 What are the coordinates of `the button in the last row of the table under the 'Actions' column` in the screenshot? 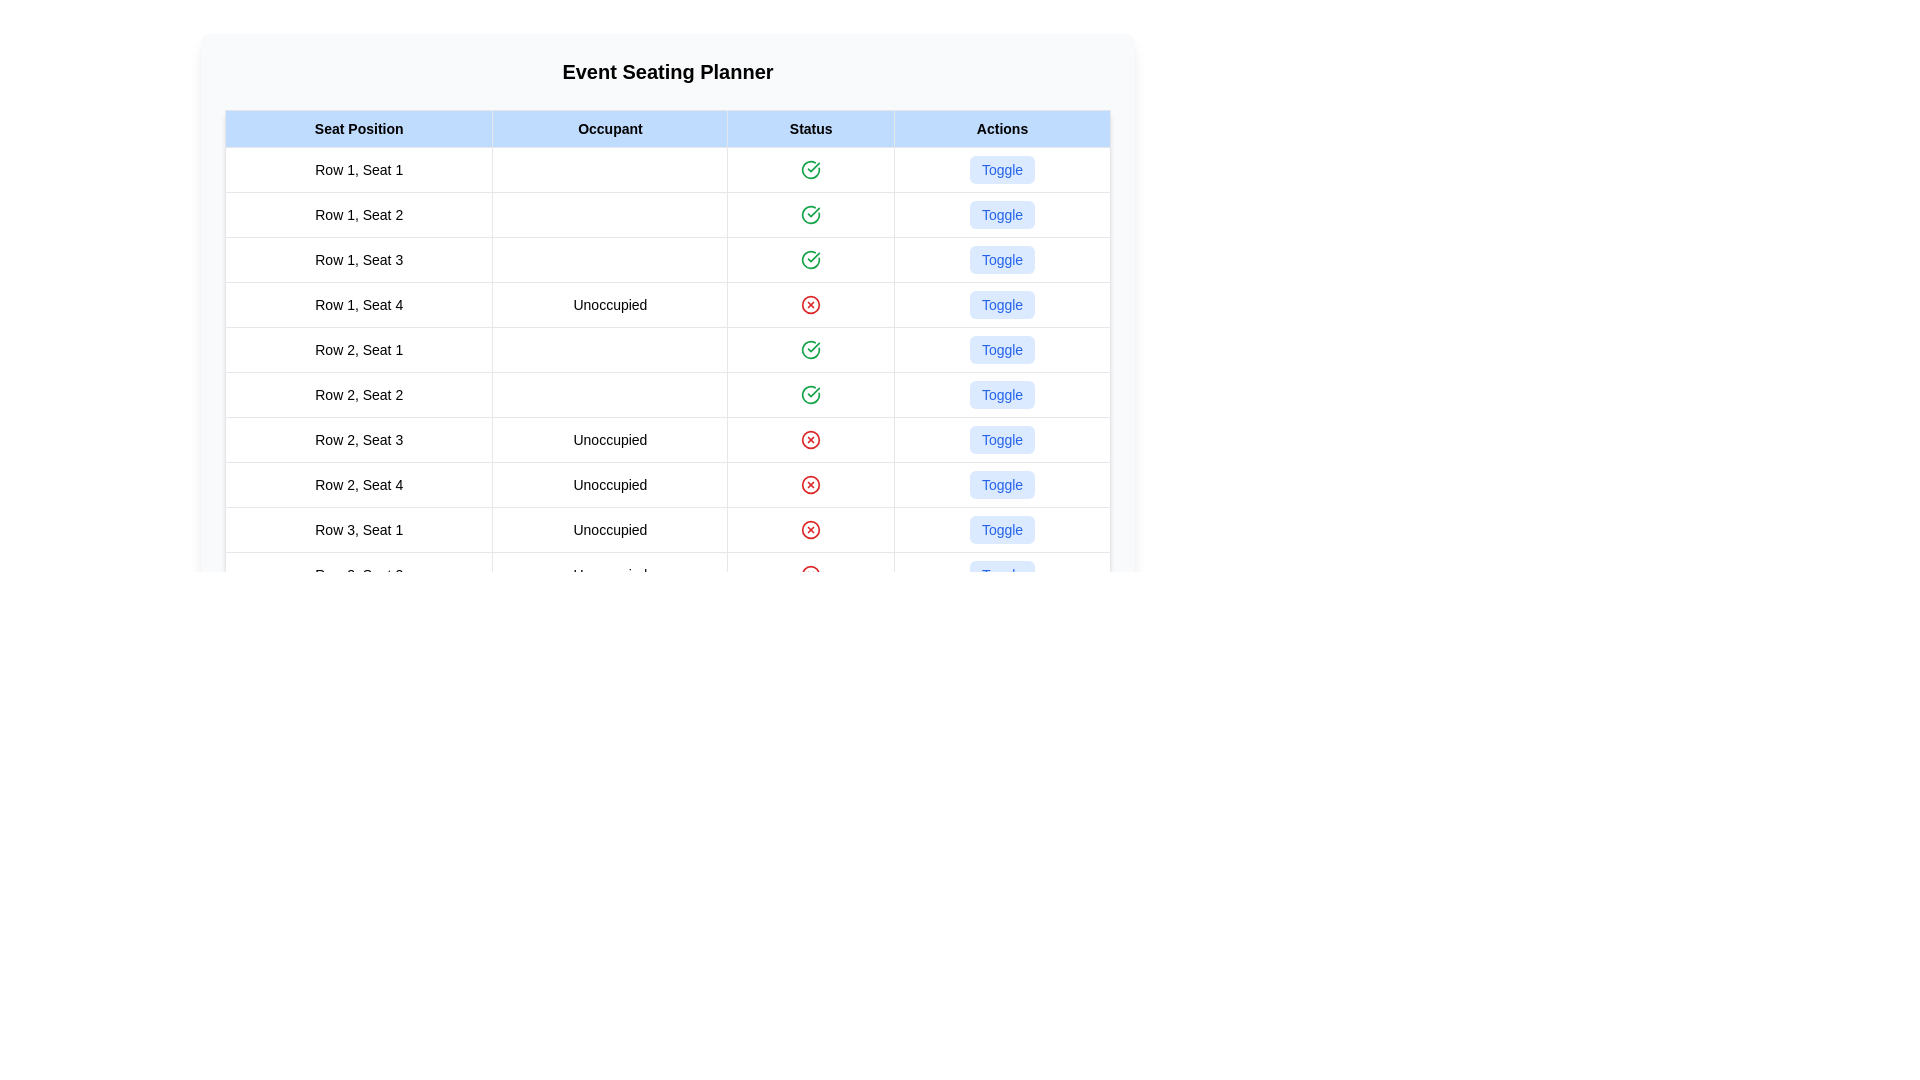 It's located at (1002, 619).